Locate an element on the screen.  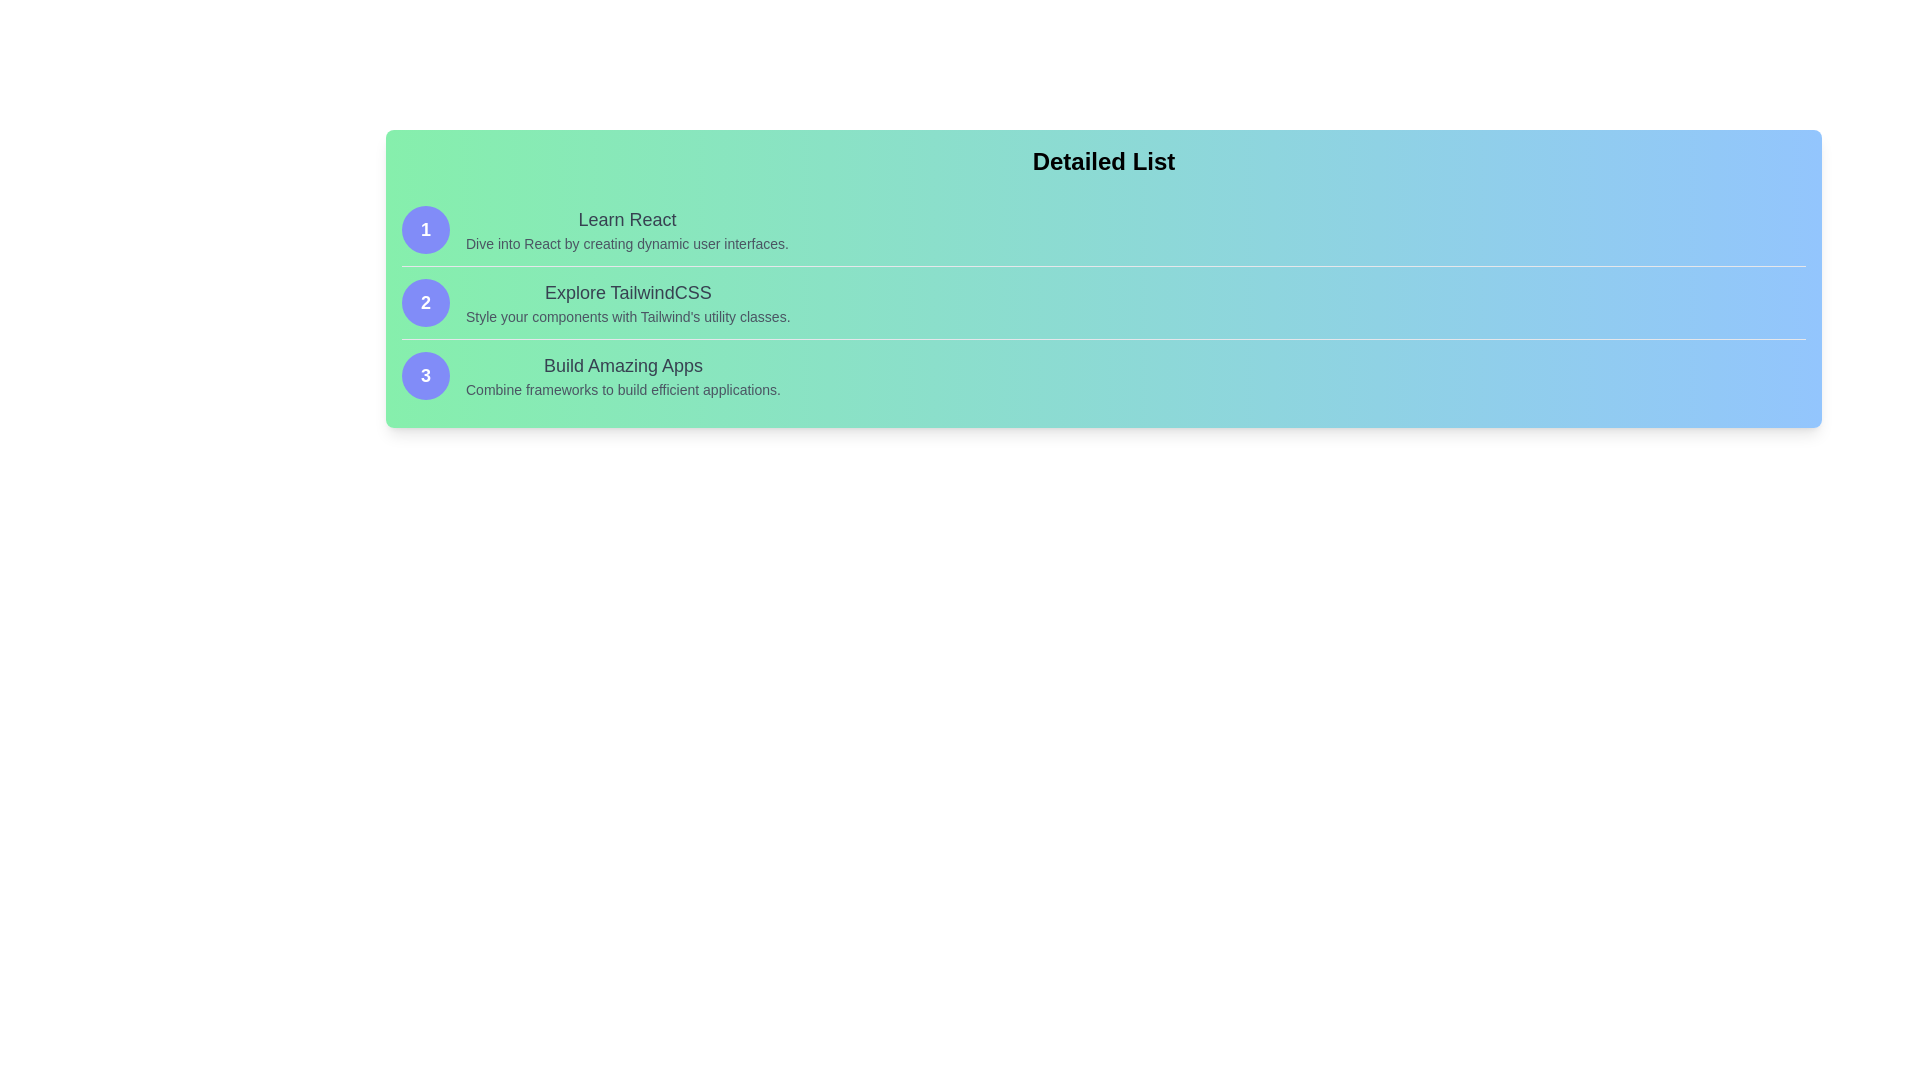
the content of the circular badge with a blue background containing the white text '2', which is located to the left of the text 'Explore TailwindCSS' is located at coordinates (425, 303).